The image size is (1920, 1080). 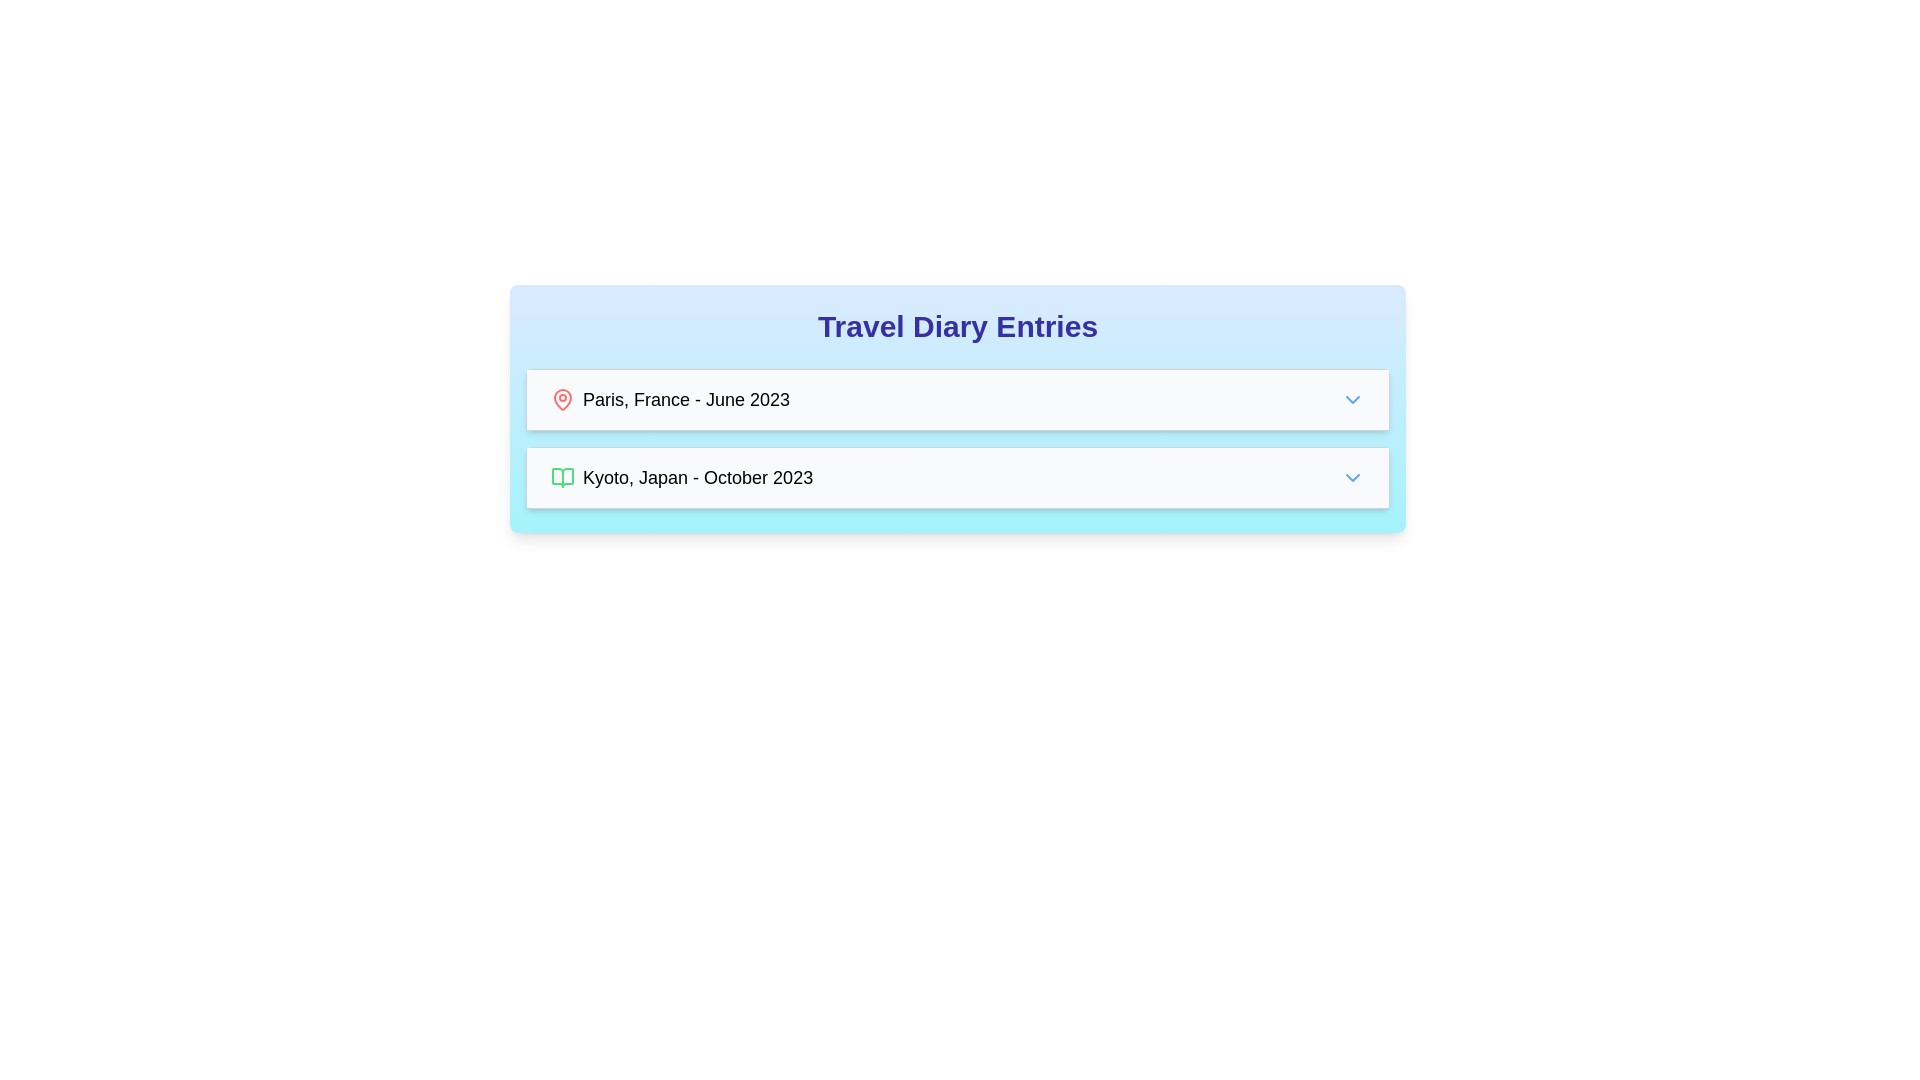 I want to click on the first list item in the travel diary entries, which displays 'Paris, France - June 2023' with a red map pin icon on the left and a blue chevron-down icon on the right, so click(x=957, y=400).